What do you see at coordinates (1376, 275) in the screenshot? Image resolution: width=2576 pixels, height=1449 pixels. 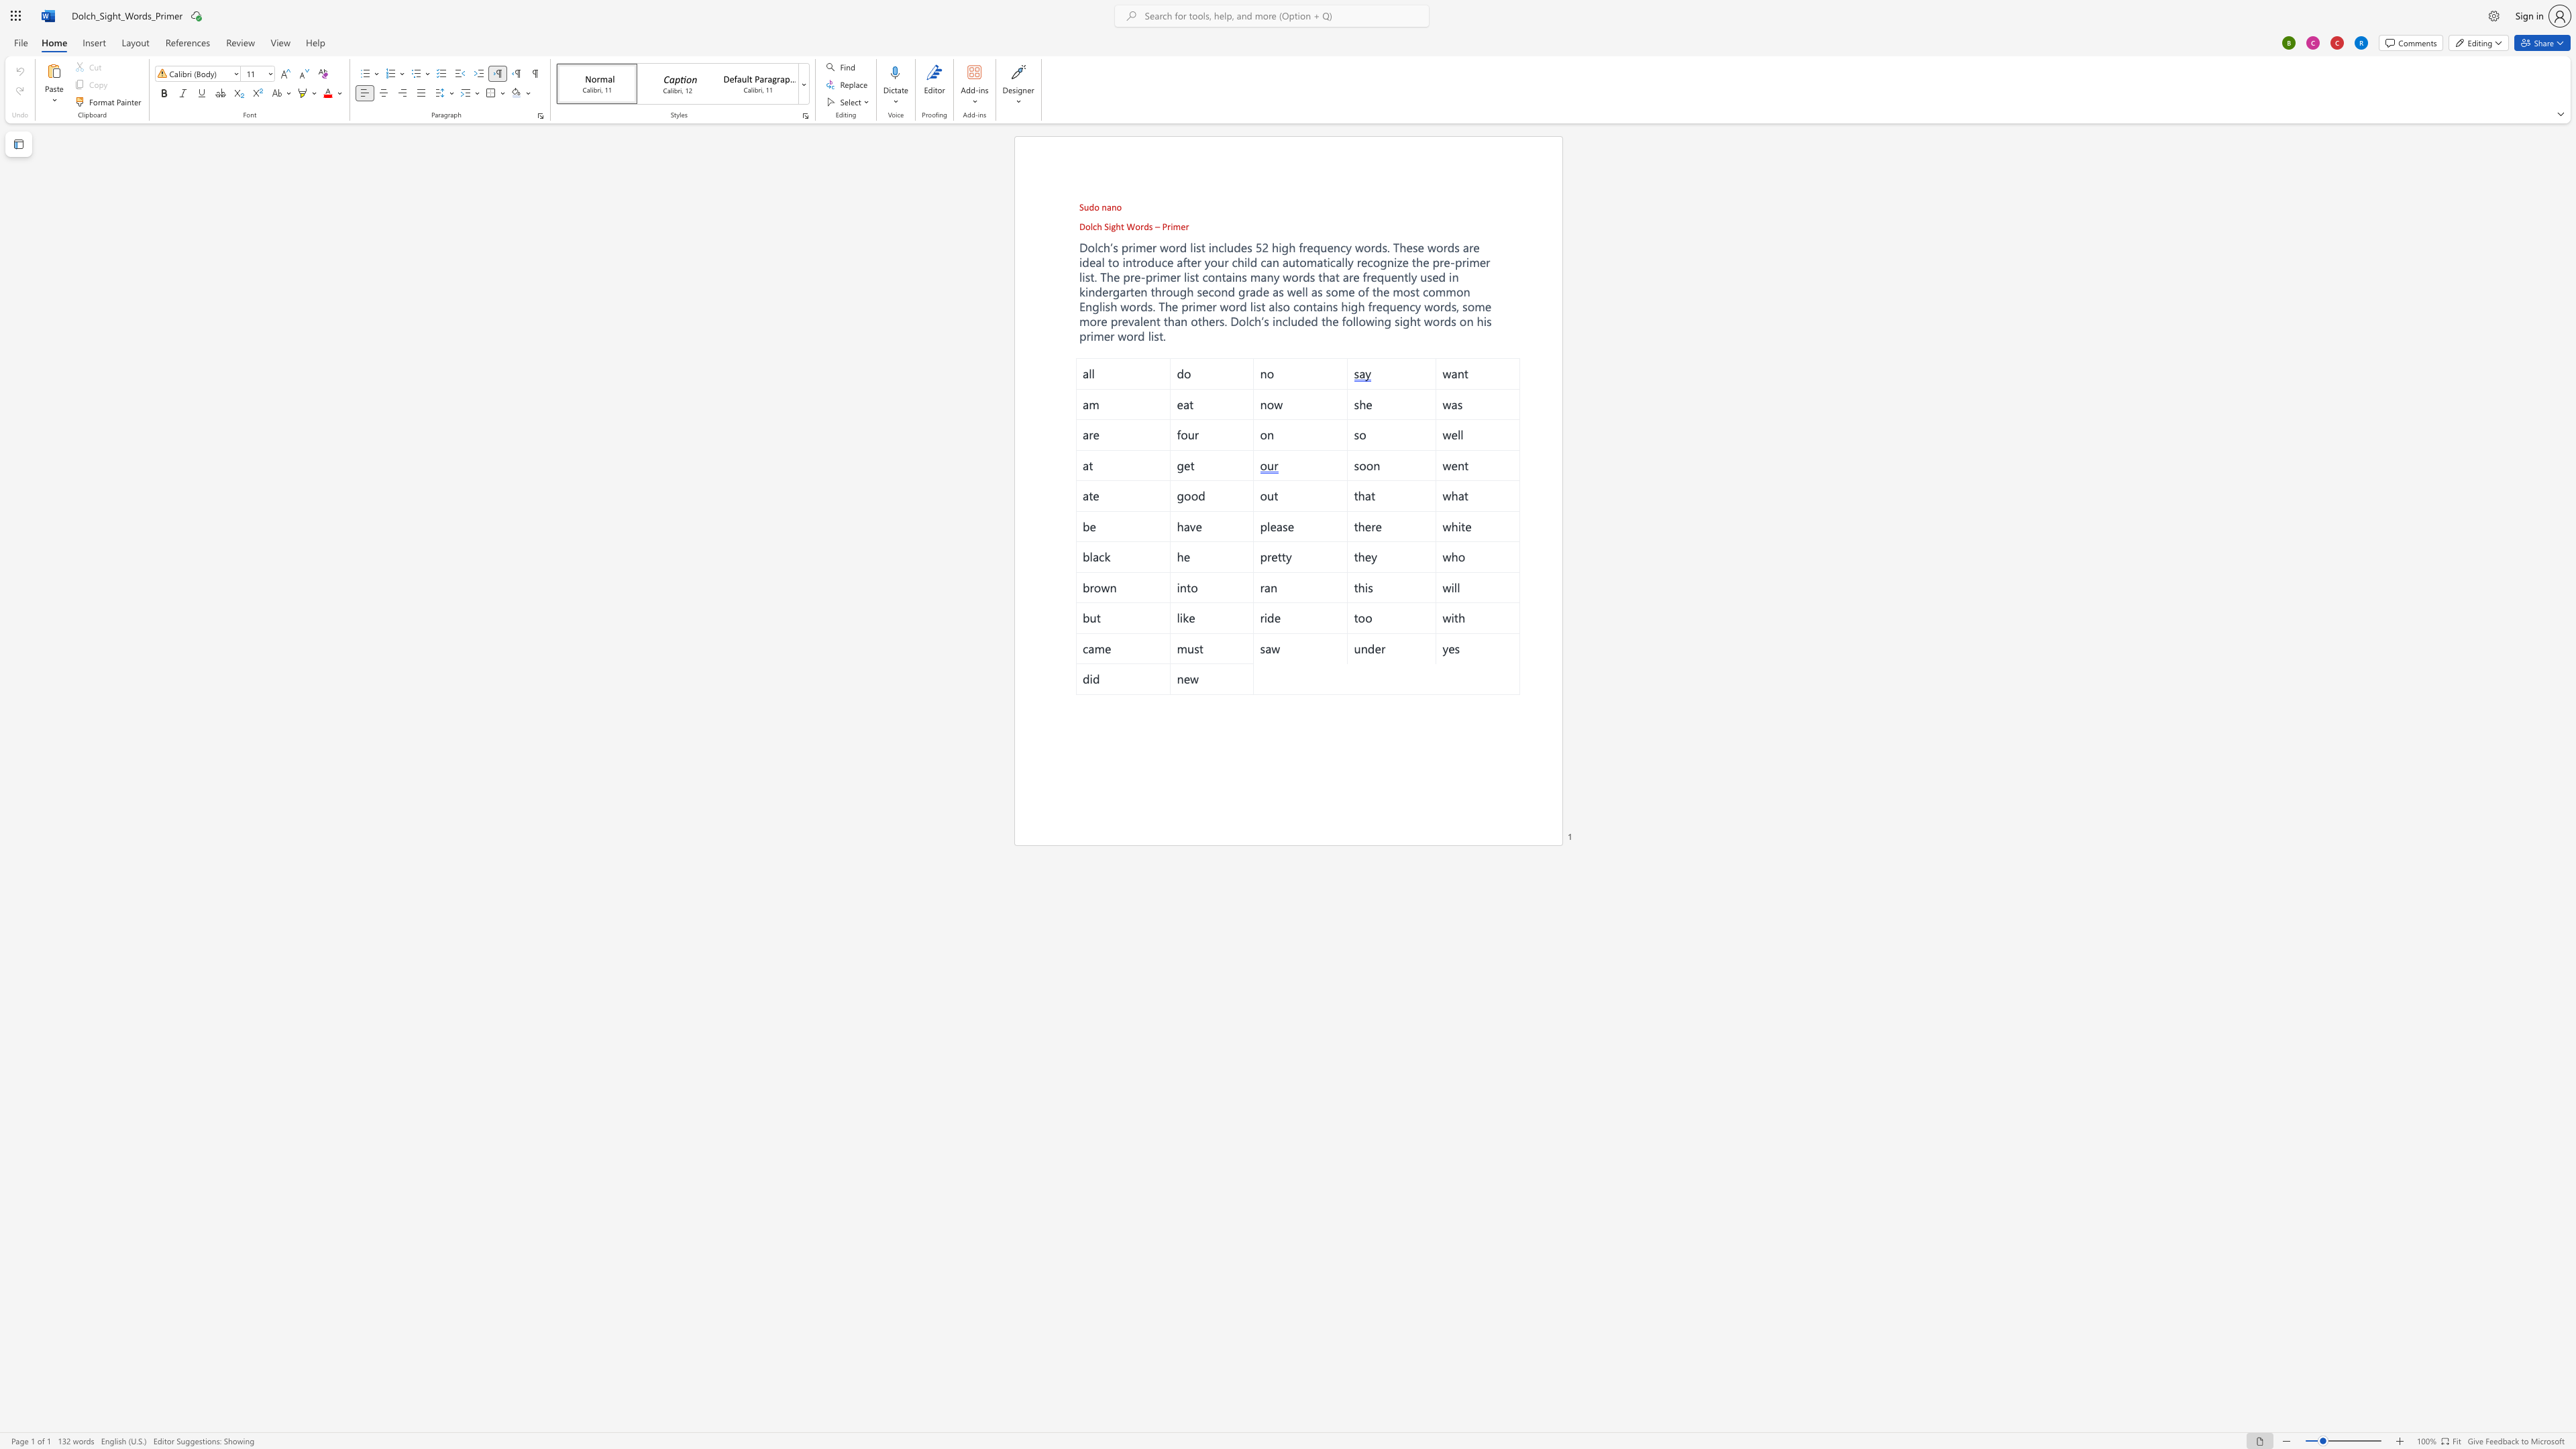 I see `the subset text "que" within the text "frequently"` at bounding box center [1376, 275].